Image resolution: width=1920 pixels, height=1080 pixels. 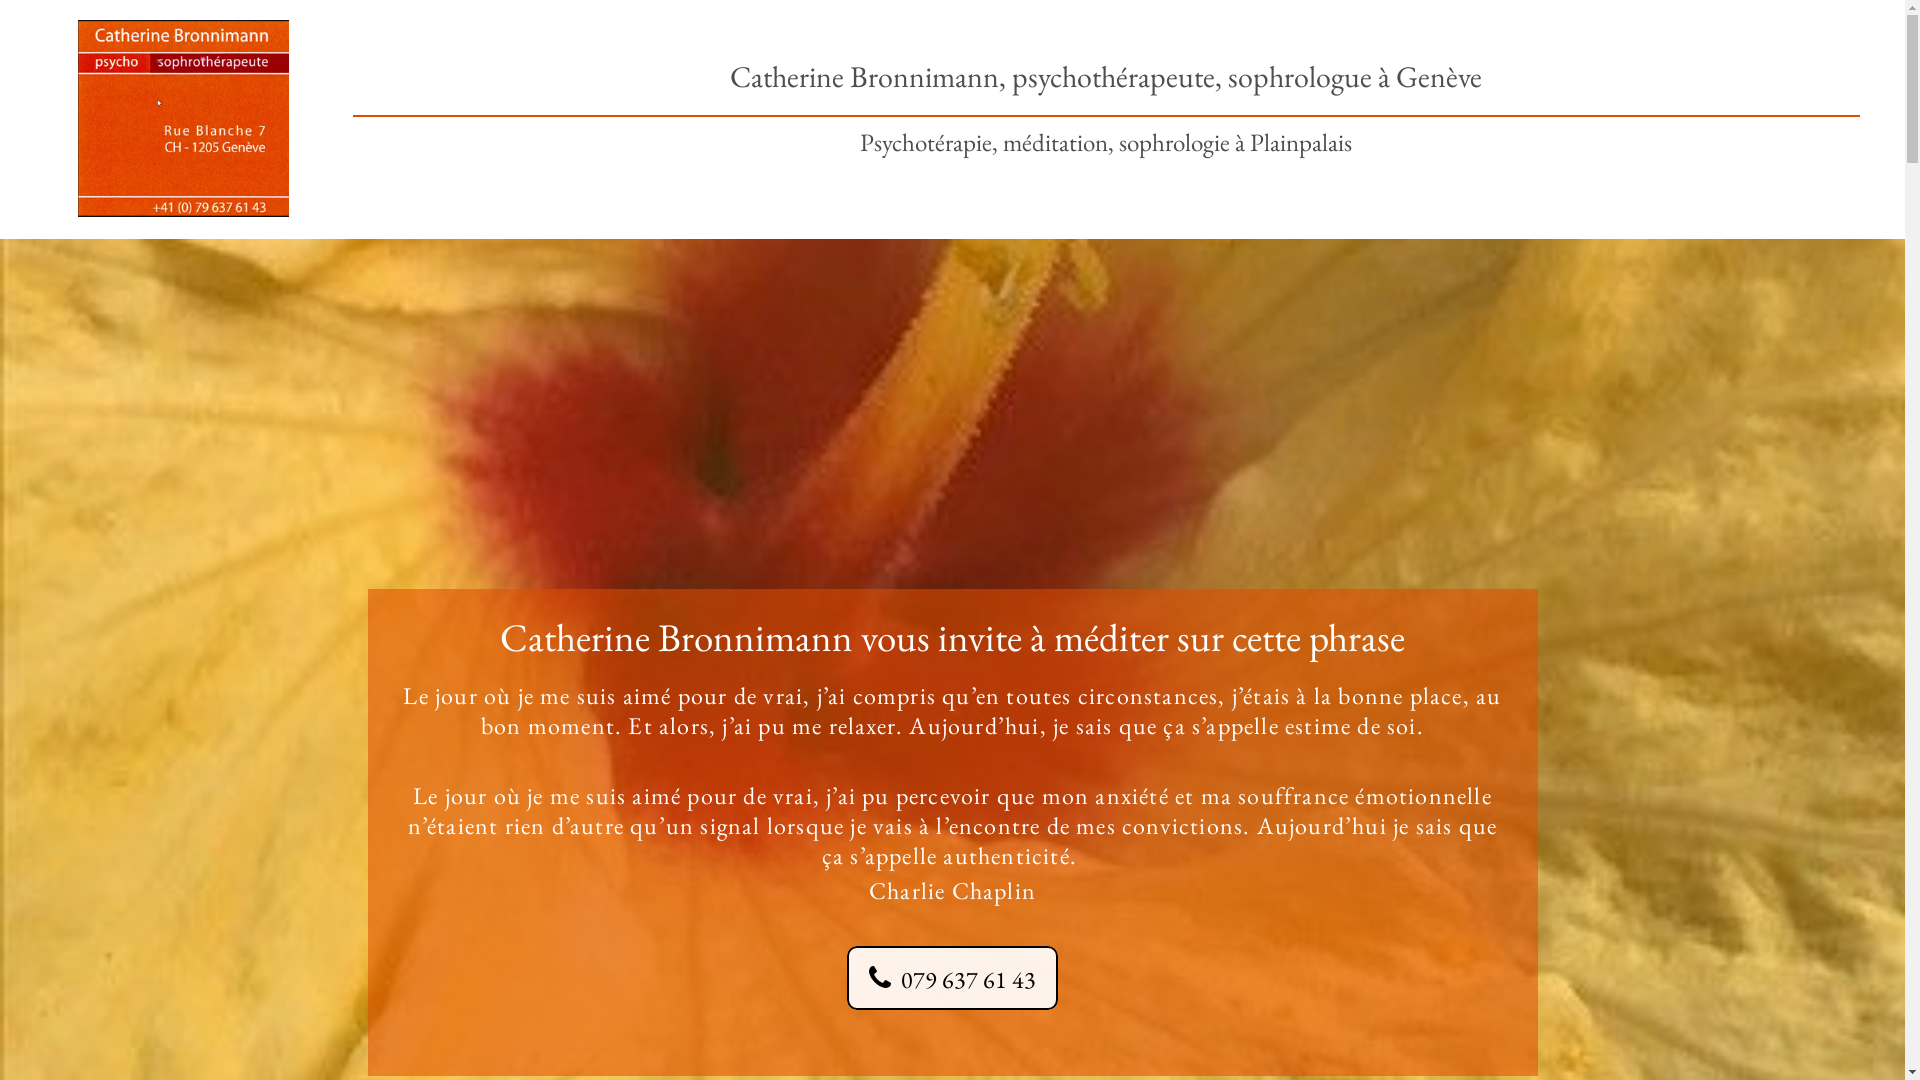 I want to click on '079 637 61 43', so click(x=951, y=977).